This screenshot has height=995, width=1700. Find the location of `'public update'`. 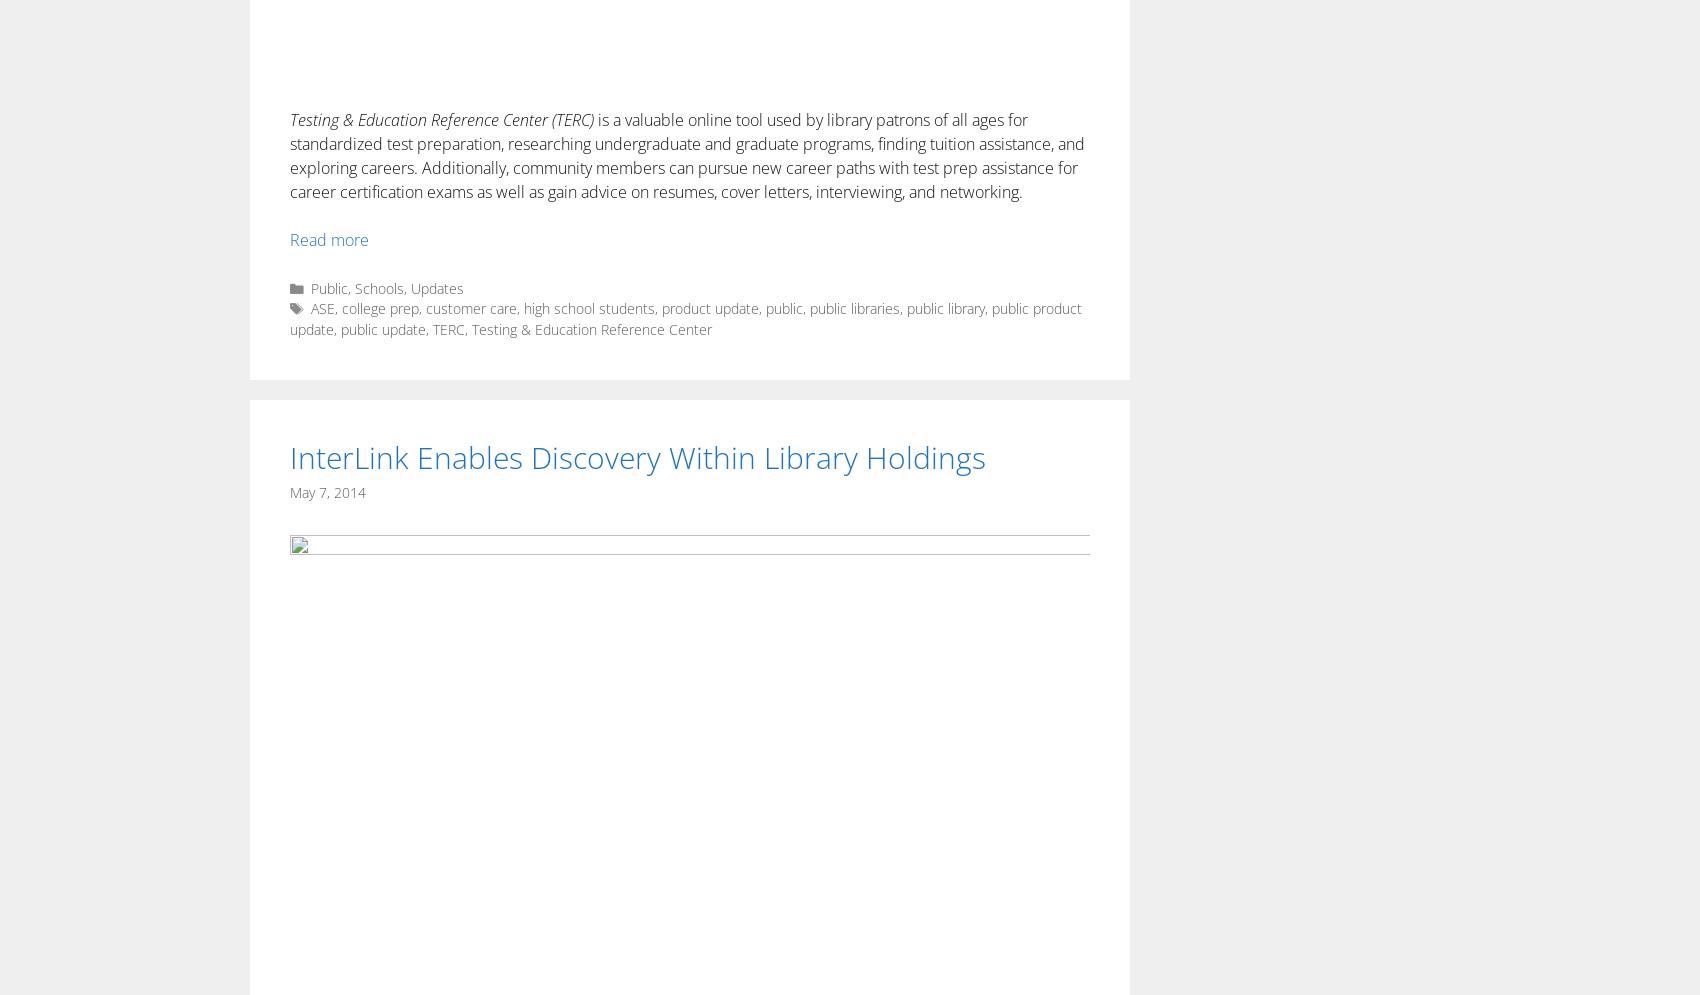

'public update' is located at coordinates (382, 328).